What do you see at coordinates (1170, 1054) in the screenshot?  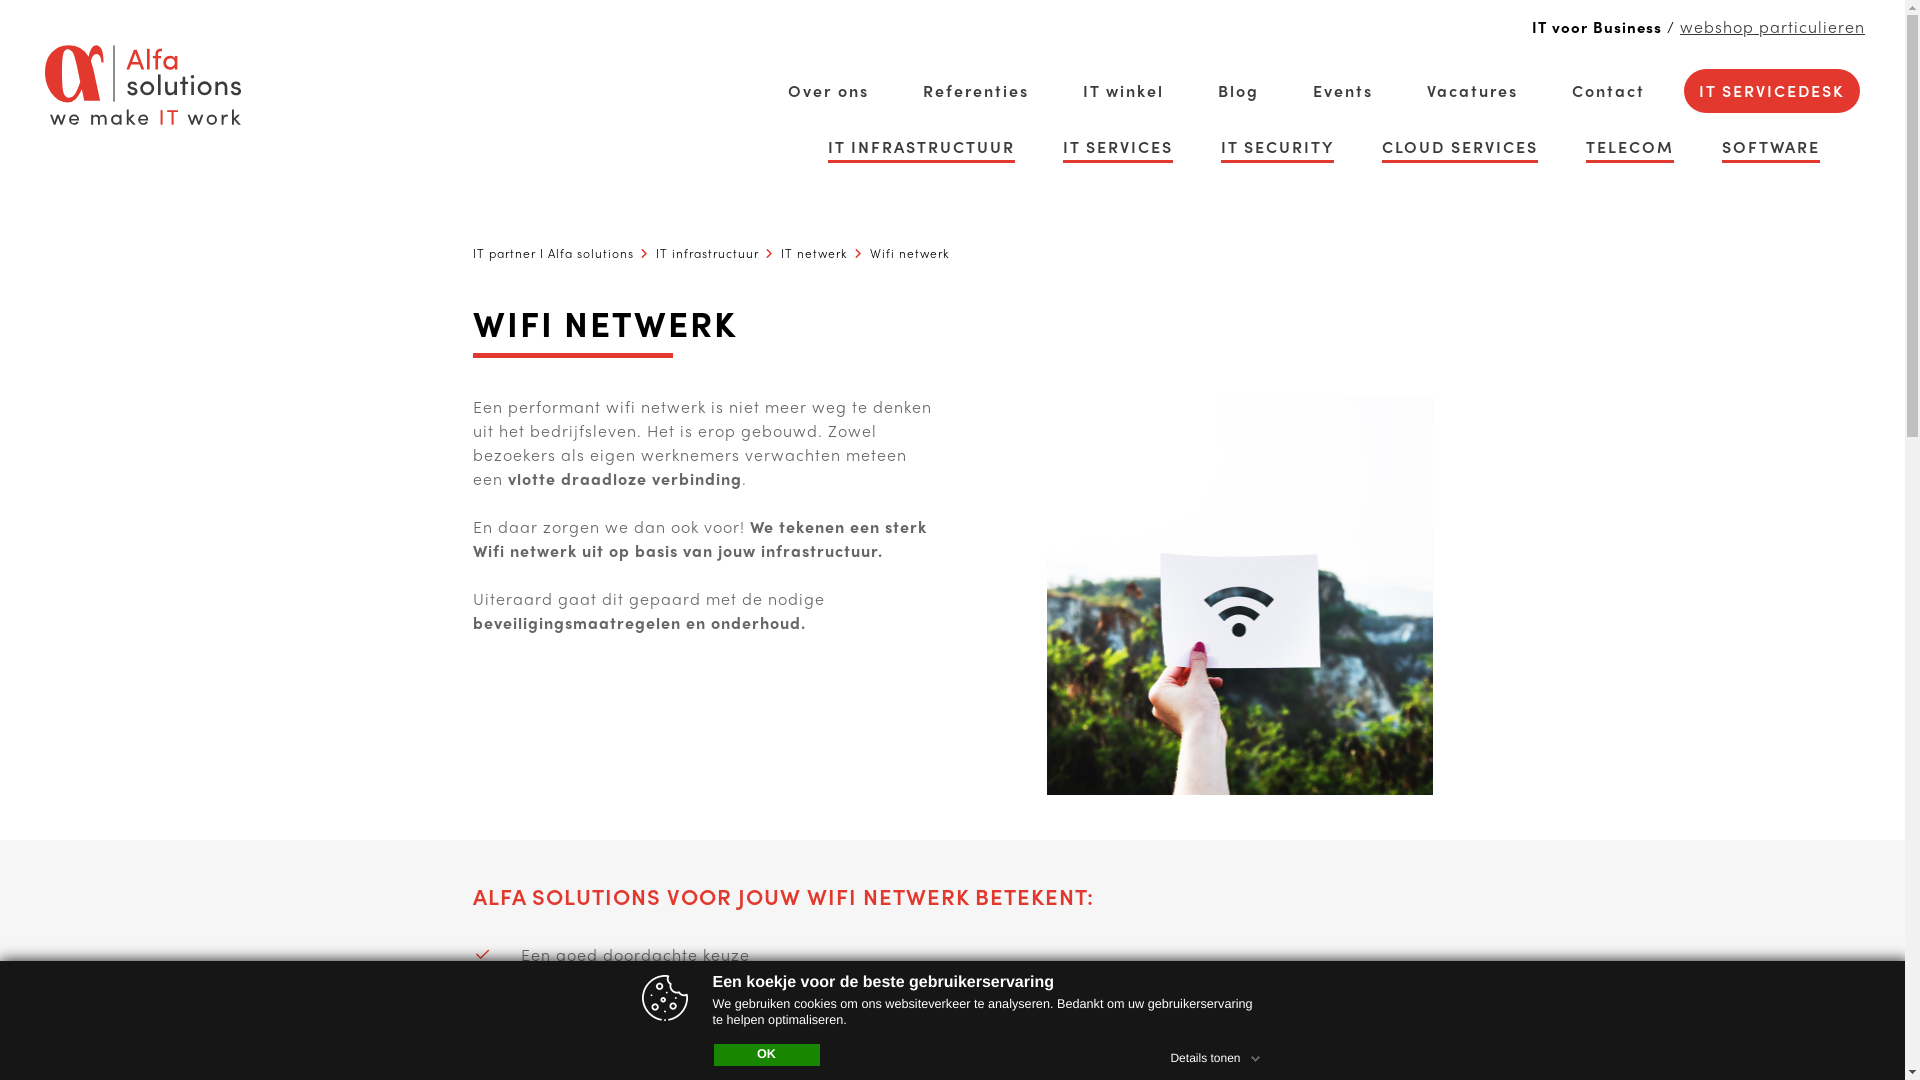 I see `'Details tonen'` at bounding box center [1170, 1054].